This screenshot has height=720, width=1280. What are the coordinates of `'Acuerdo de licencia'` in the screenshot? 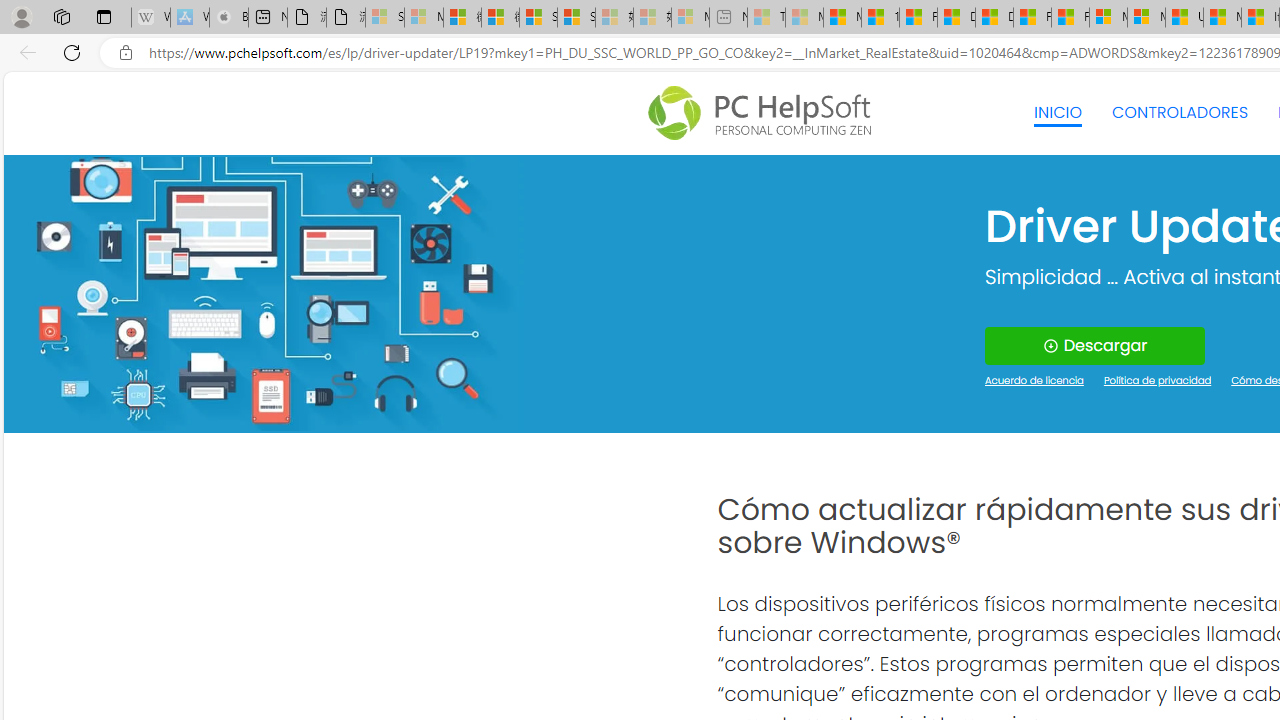 It's located at (1034, 381).